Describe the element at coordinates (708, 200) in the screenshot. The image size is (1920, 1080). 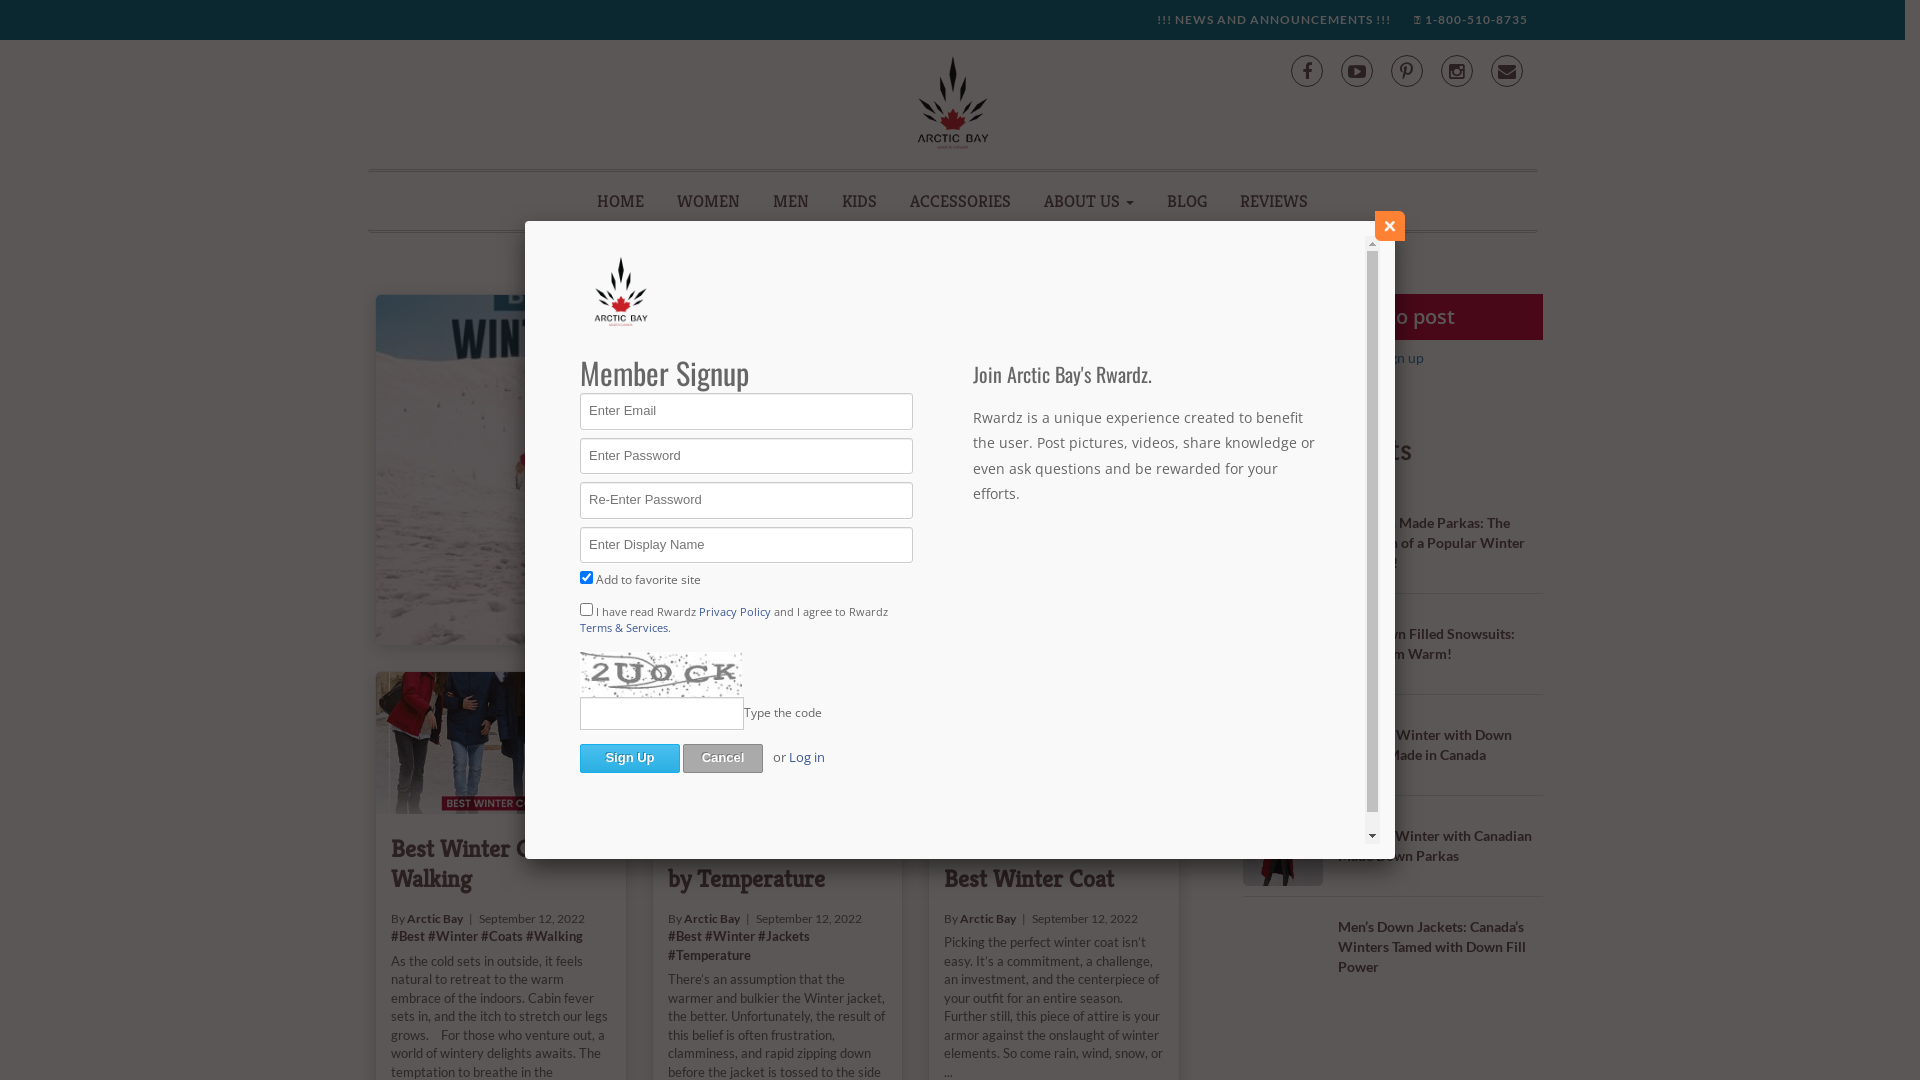
I see `'WOMEN'` at that location.